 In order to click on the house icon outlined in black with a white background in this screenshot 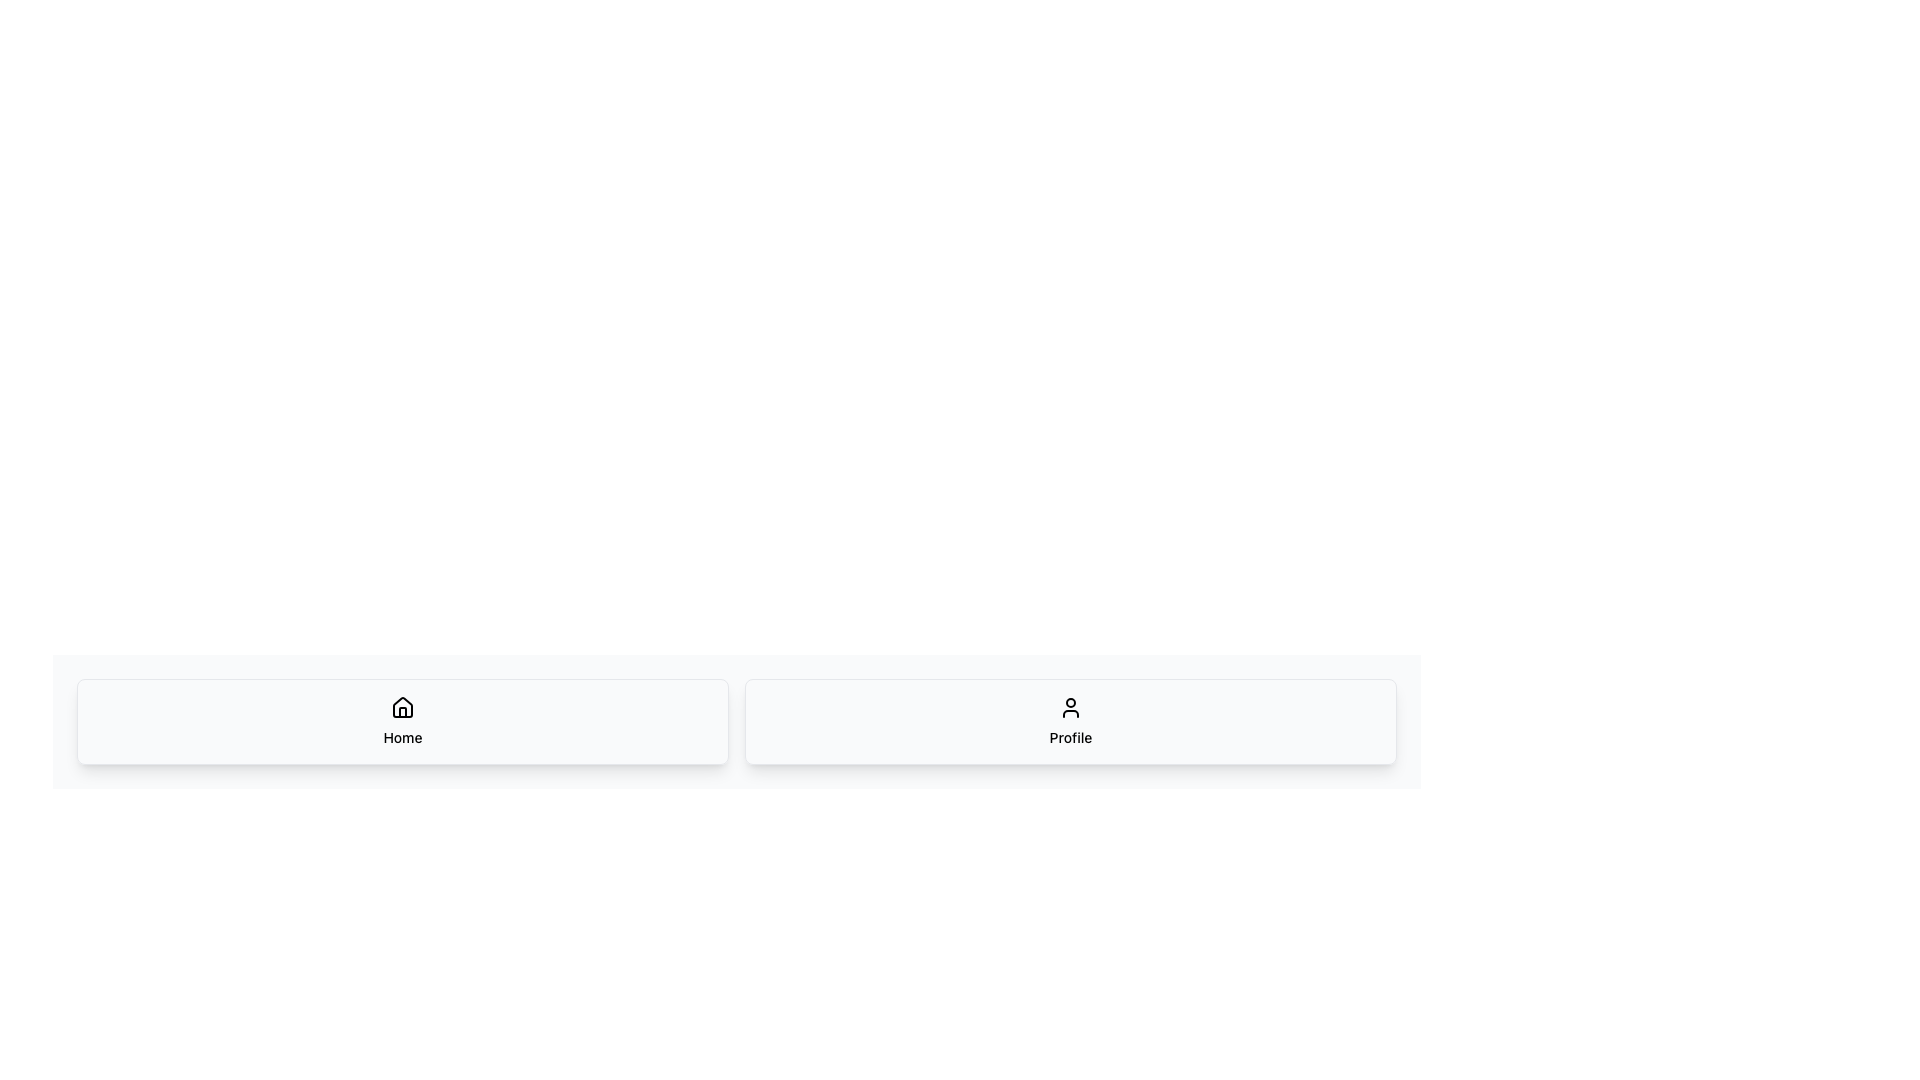, I will do `click(402, 707)`.